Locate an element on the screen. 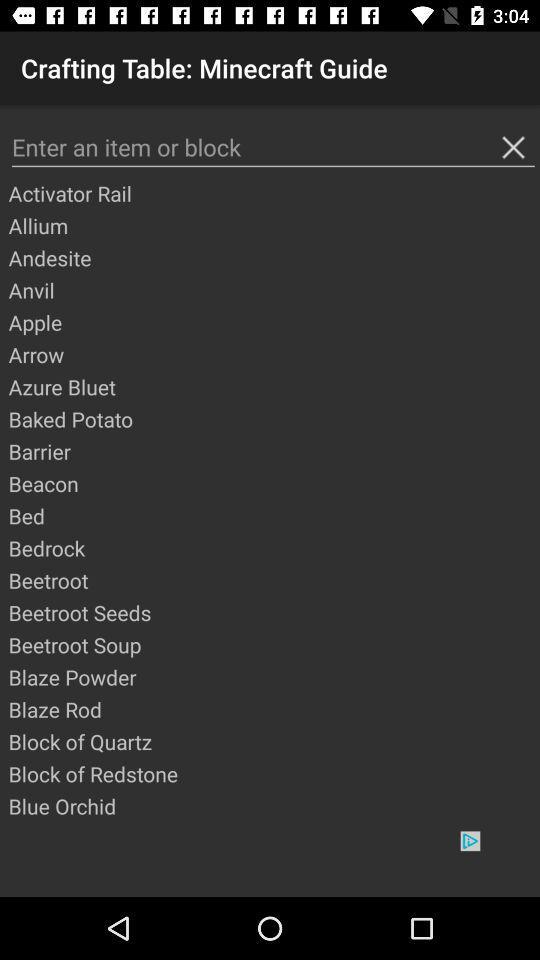 The width and height of the screenshot is (540, 960). the app above blaze rod is located at coordinates (272, 677).